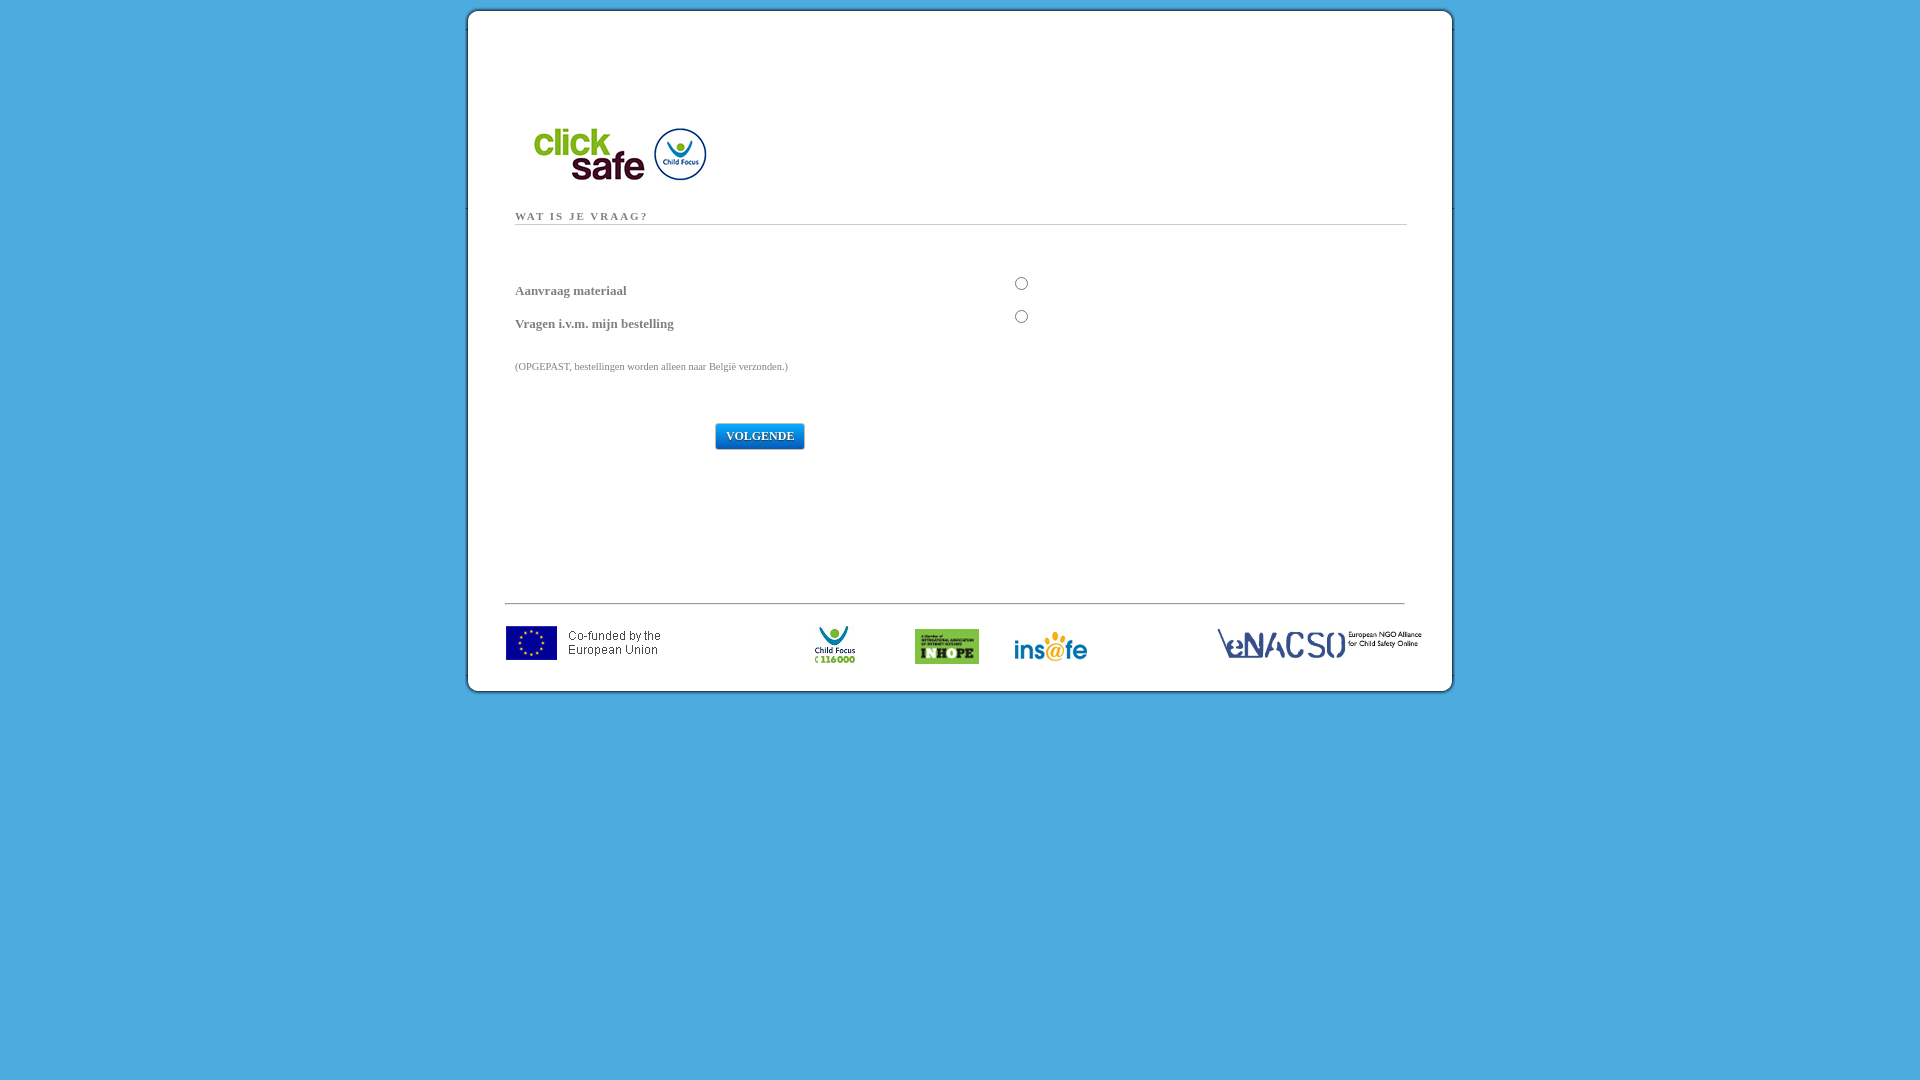  What do you see at coordinates (715, 435) in the screenshot?
I see `'Volgende'` at bounding box center [715, 435].